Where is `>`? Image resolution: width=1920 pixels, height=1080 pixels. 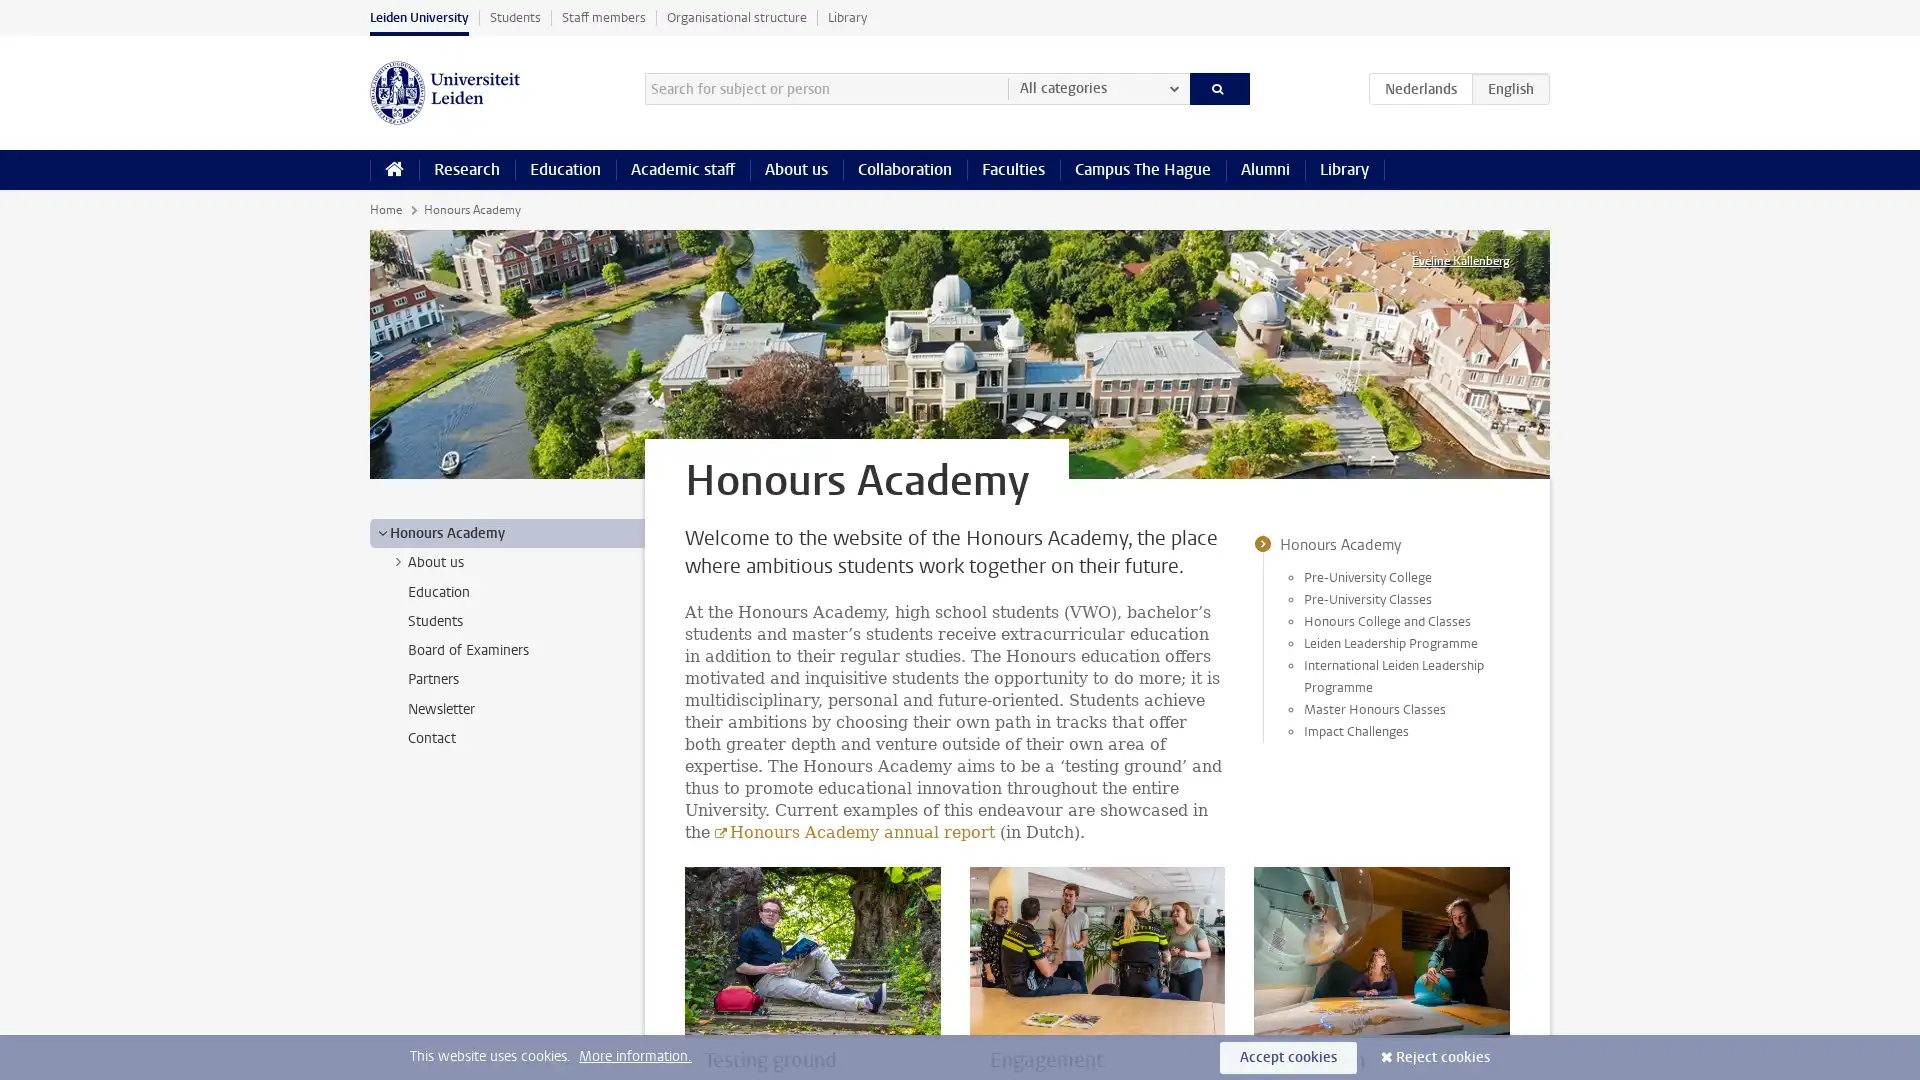 > is located at coordinates (382, 531).